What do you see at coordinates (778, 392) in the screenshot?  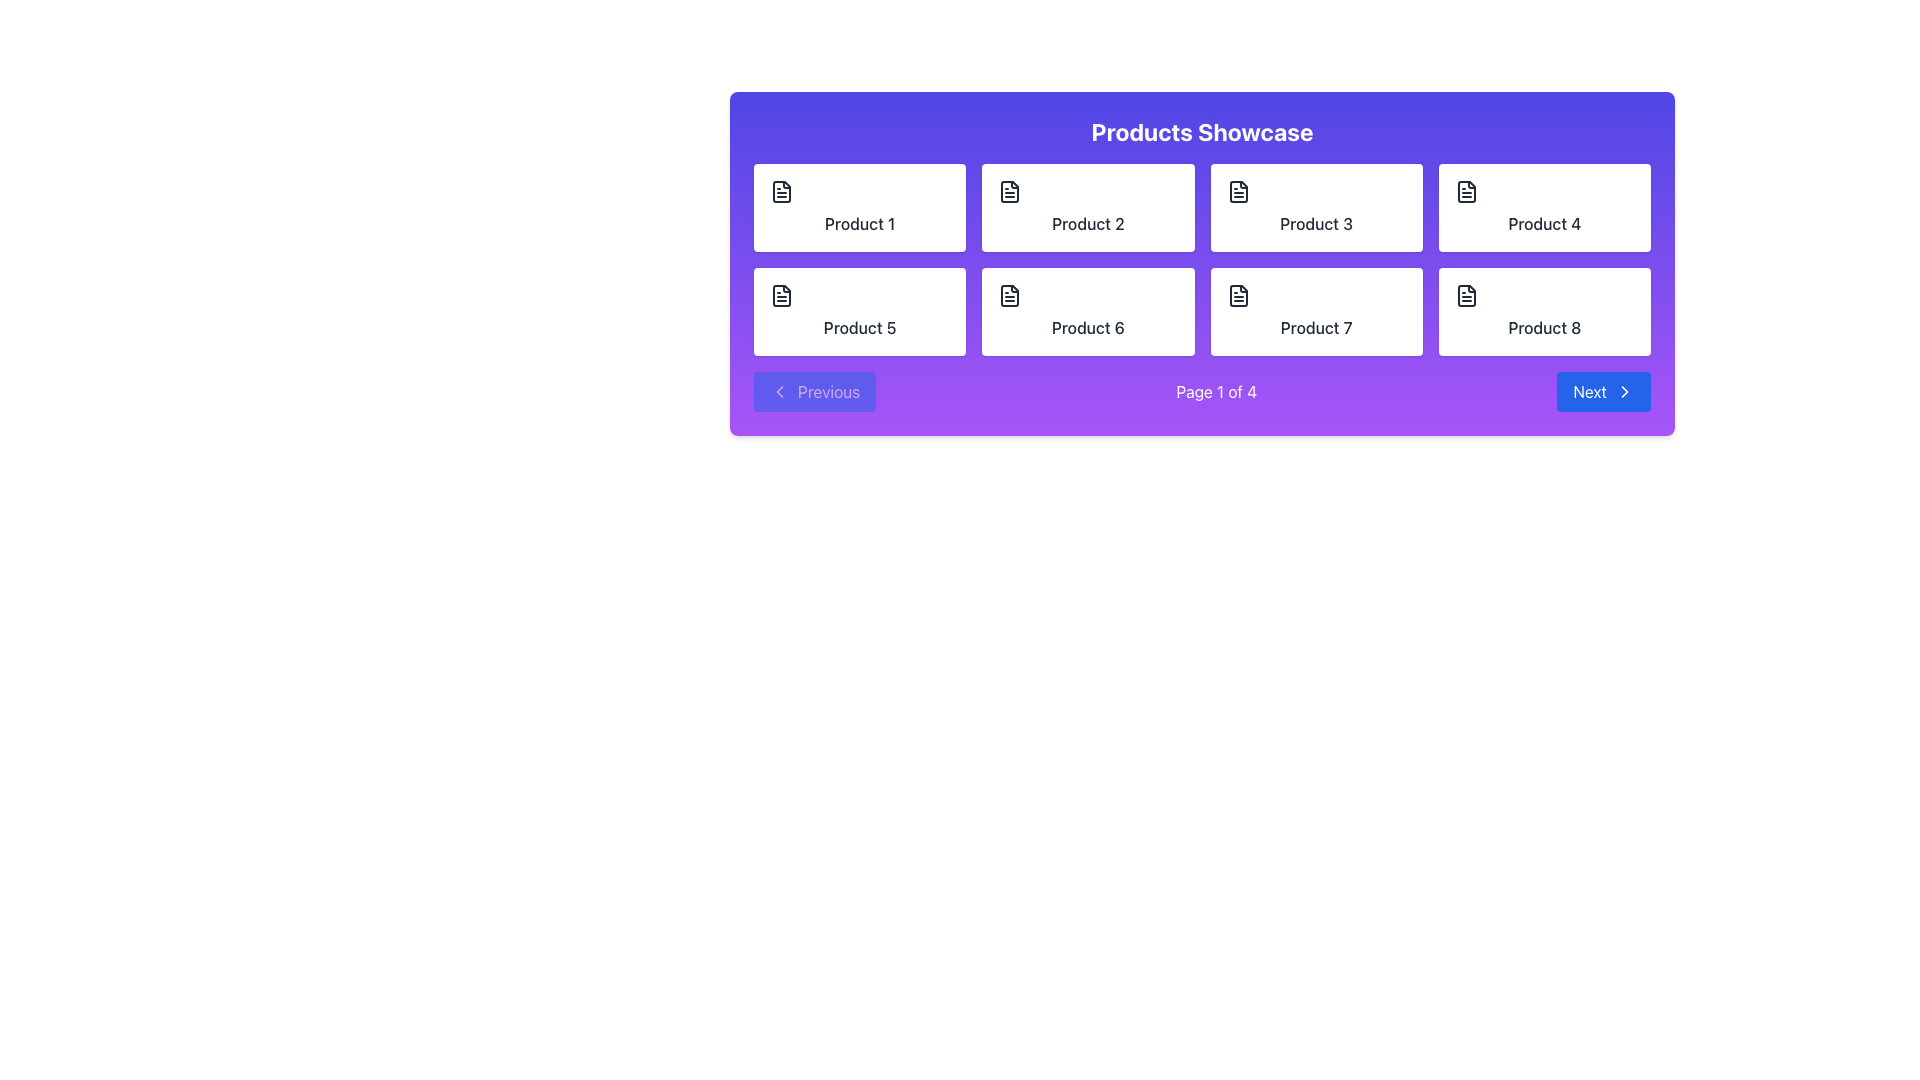 I see `the 'Previous' button which contains a left chevron icon, located at the bottom left corner of the product showcase card` at bounding box center [778, 392].